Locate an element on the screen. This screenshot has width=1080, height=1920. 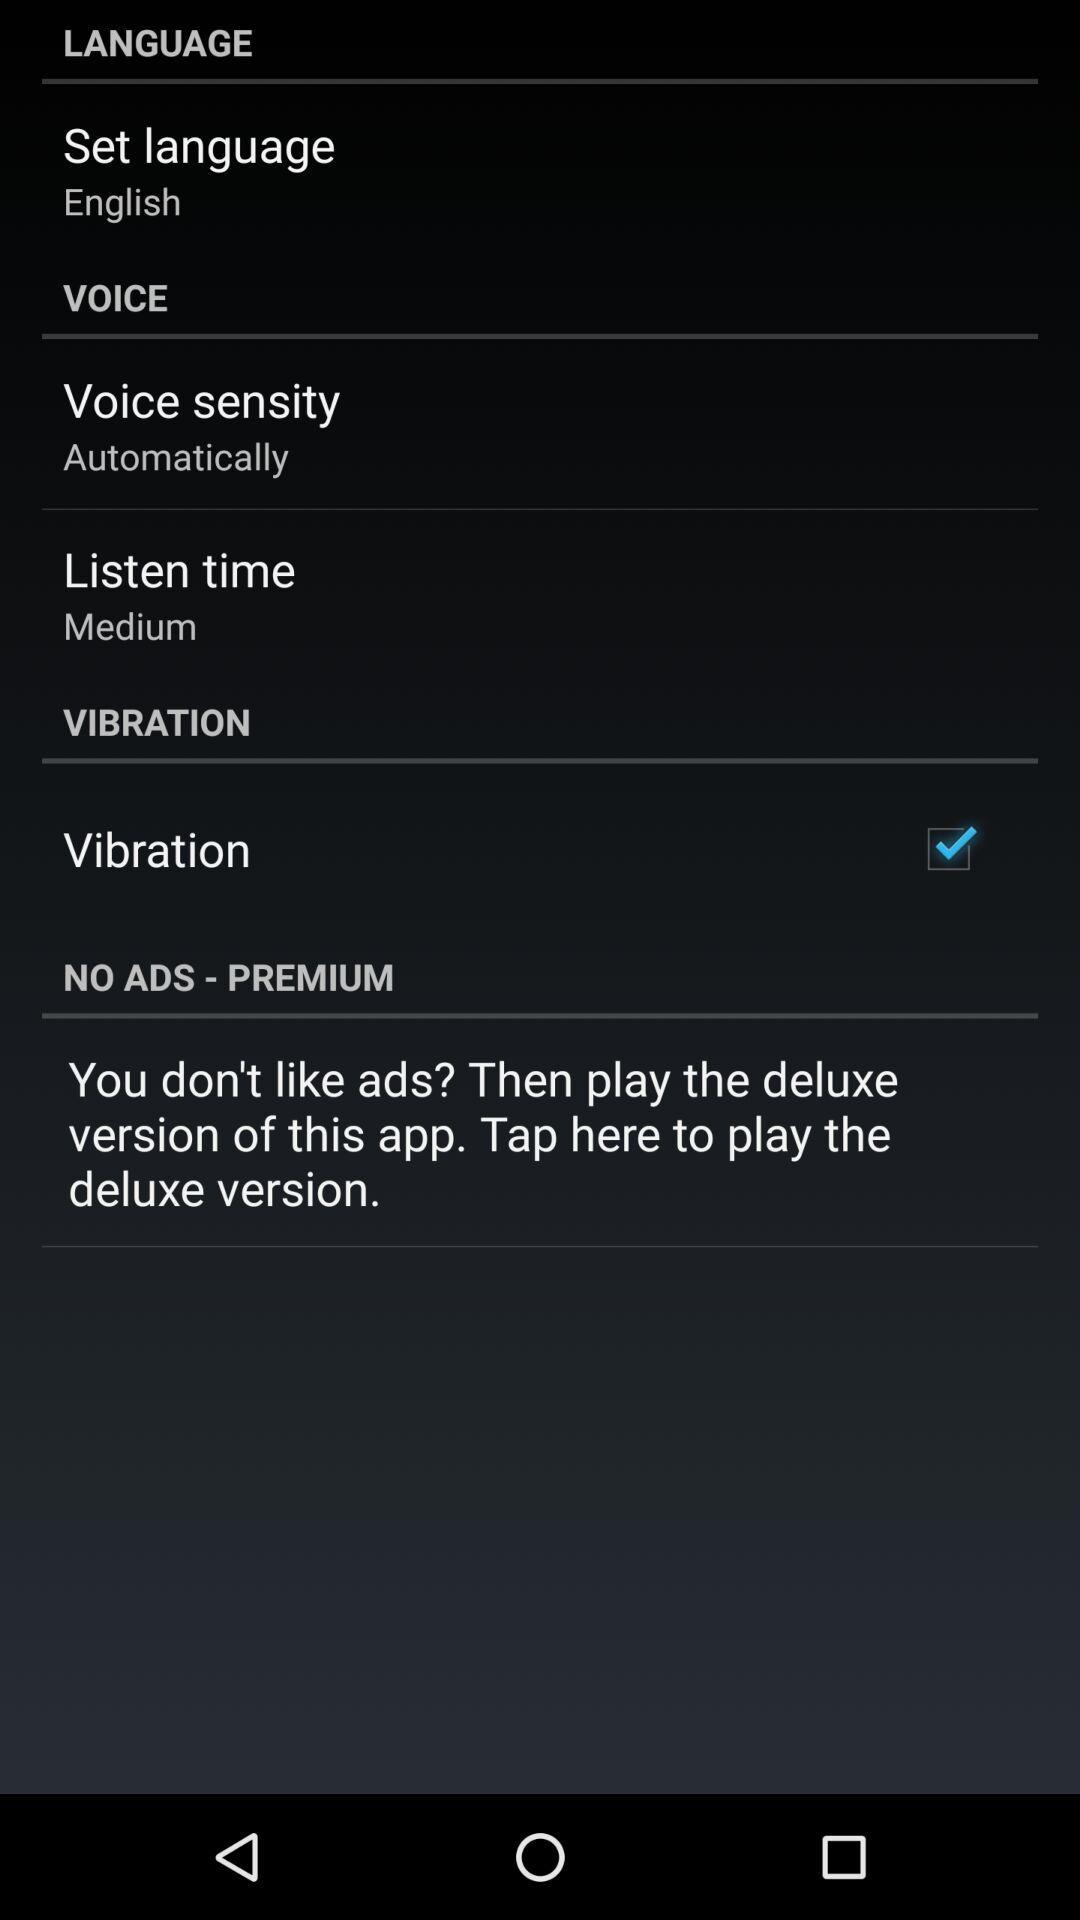
the icon above medium app is located at coordinates (178, 567).